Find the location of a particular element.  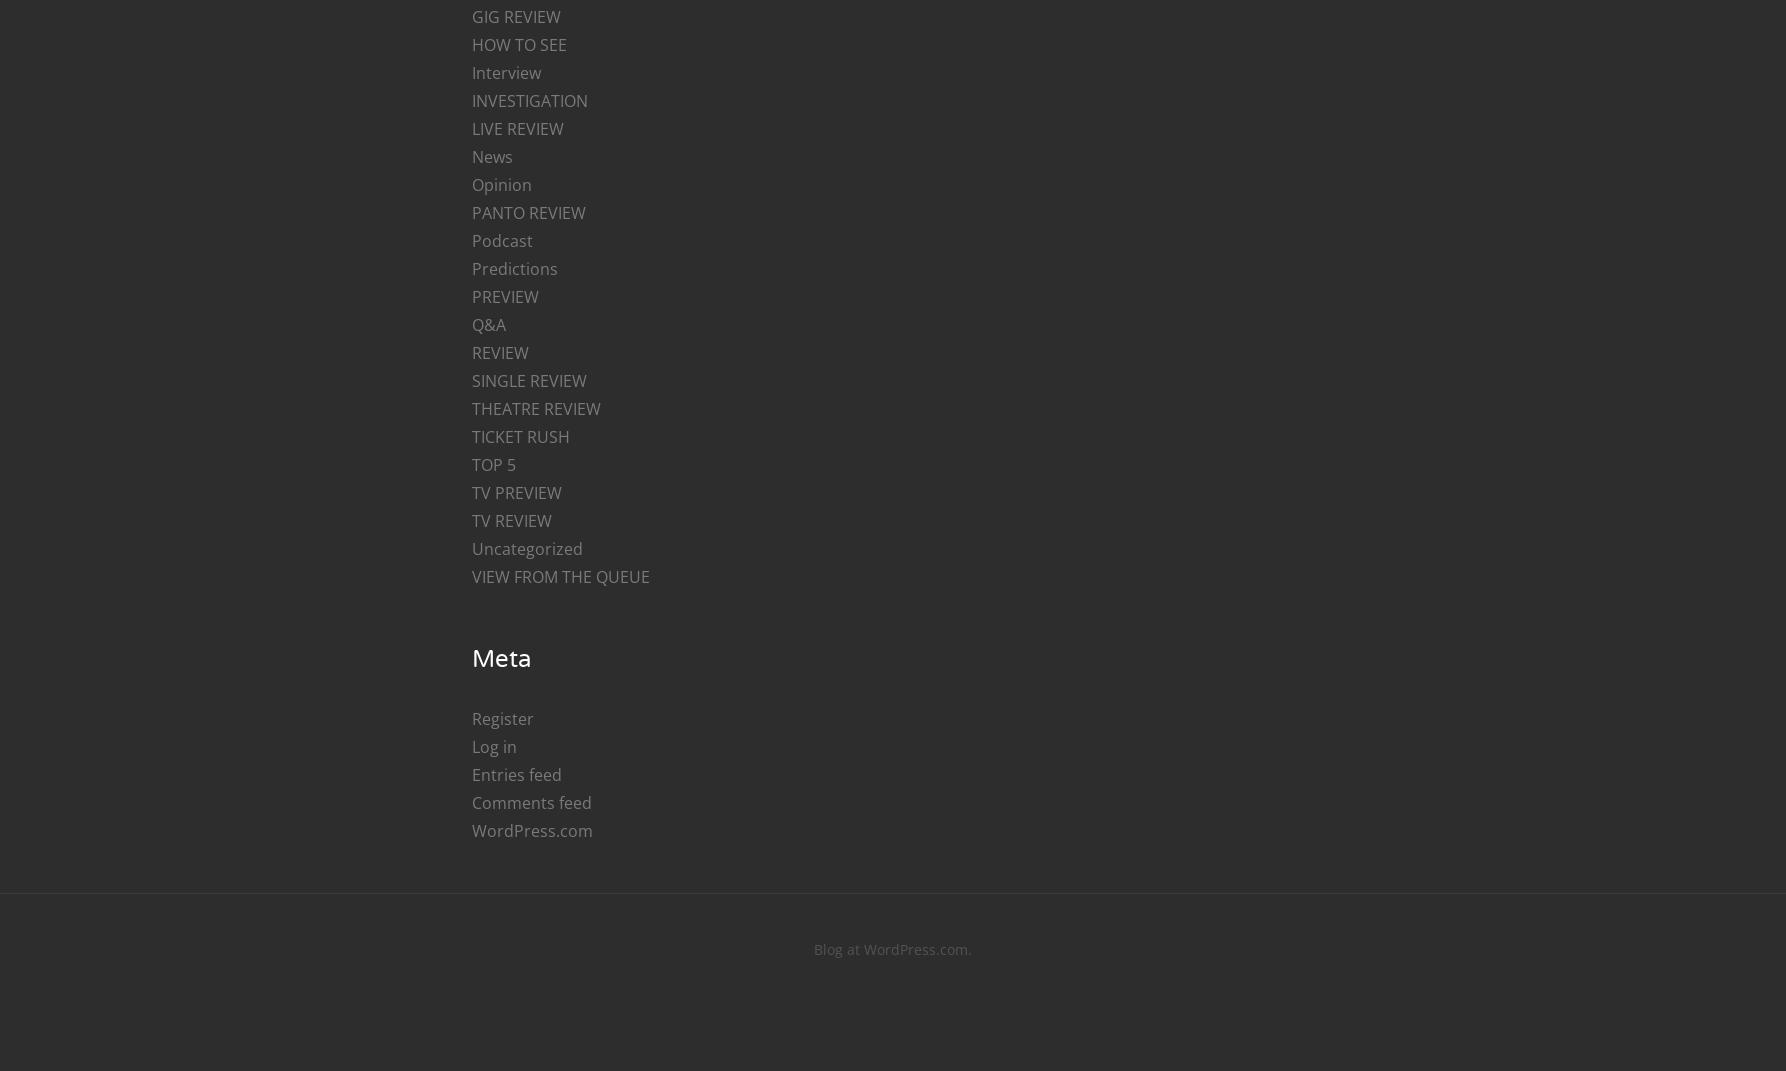

'Comments feed' is located at coordinates (529, 802).